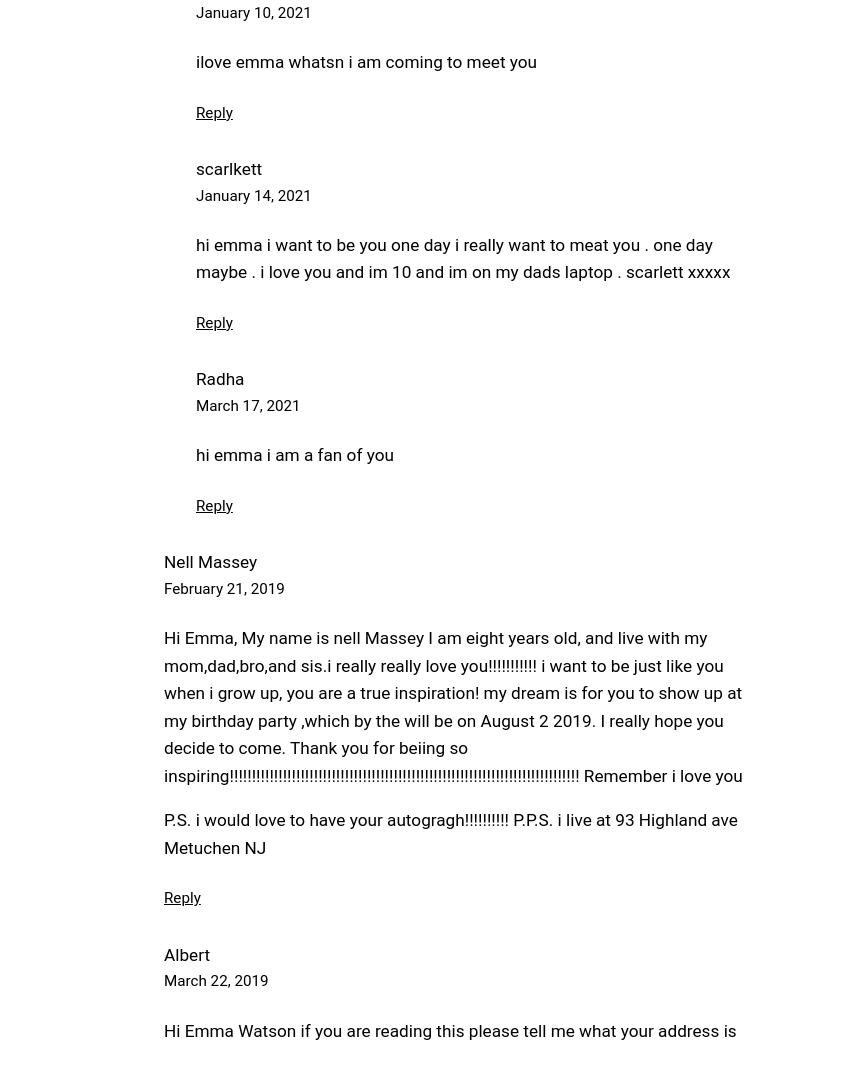  I want to click on 'Hi Emma Watson if you are reading this please tell me what your address is', so click(448, 1029).